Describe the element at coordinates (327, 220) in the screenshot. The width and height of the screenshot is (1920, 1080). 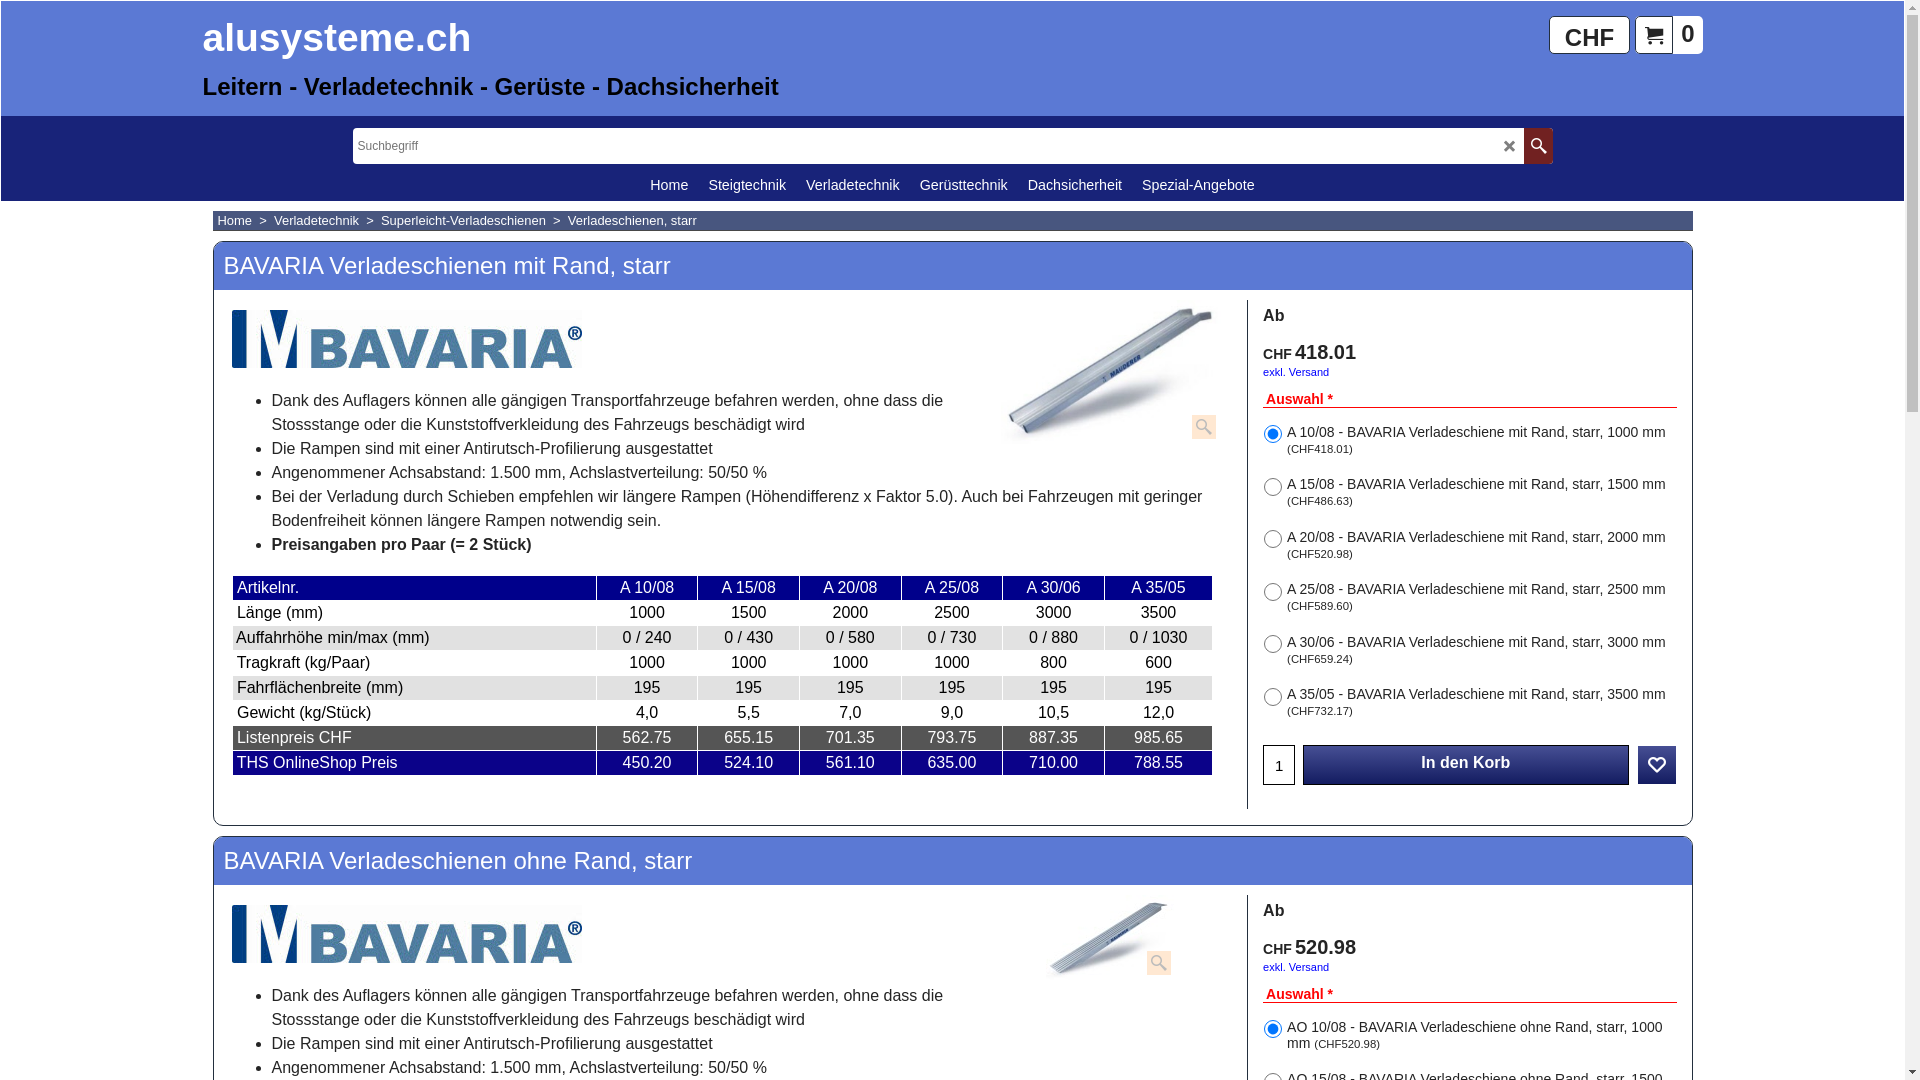
I see `'Verladetechnik  > '` at that location.